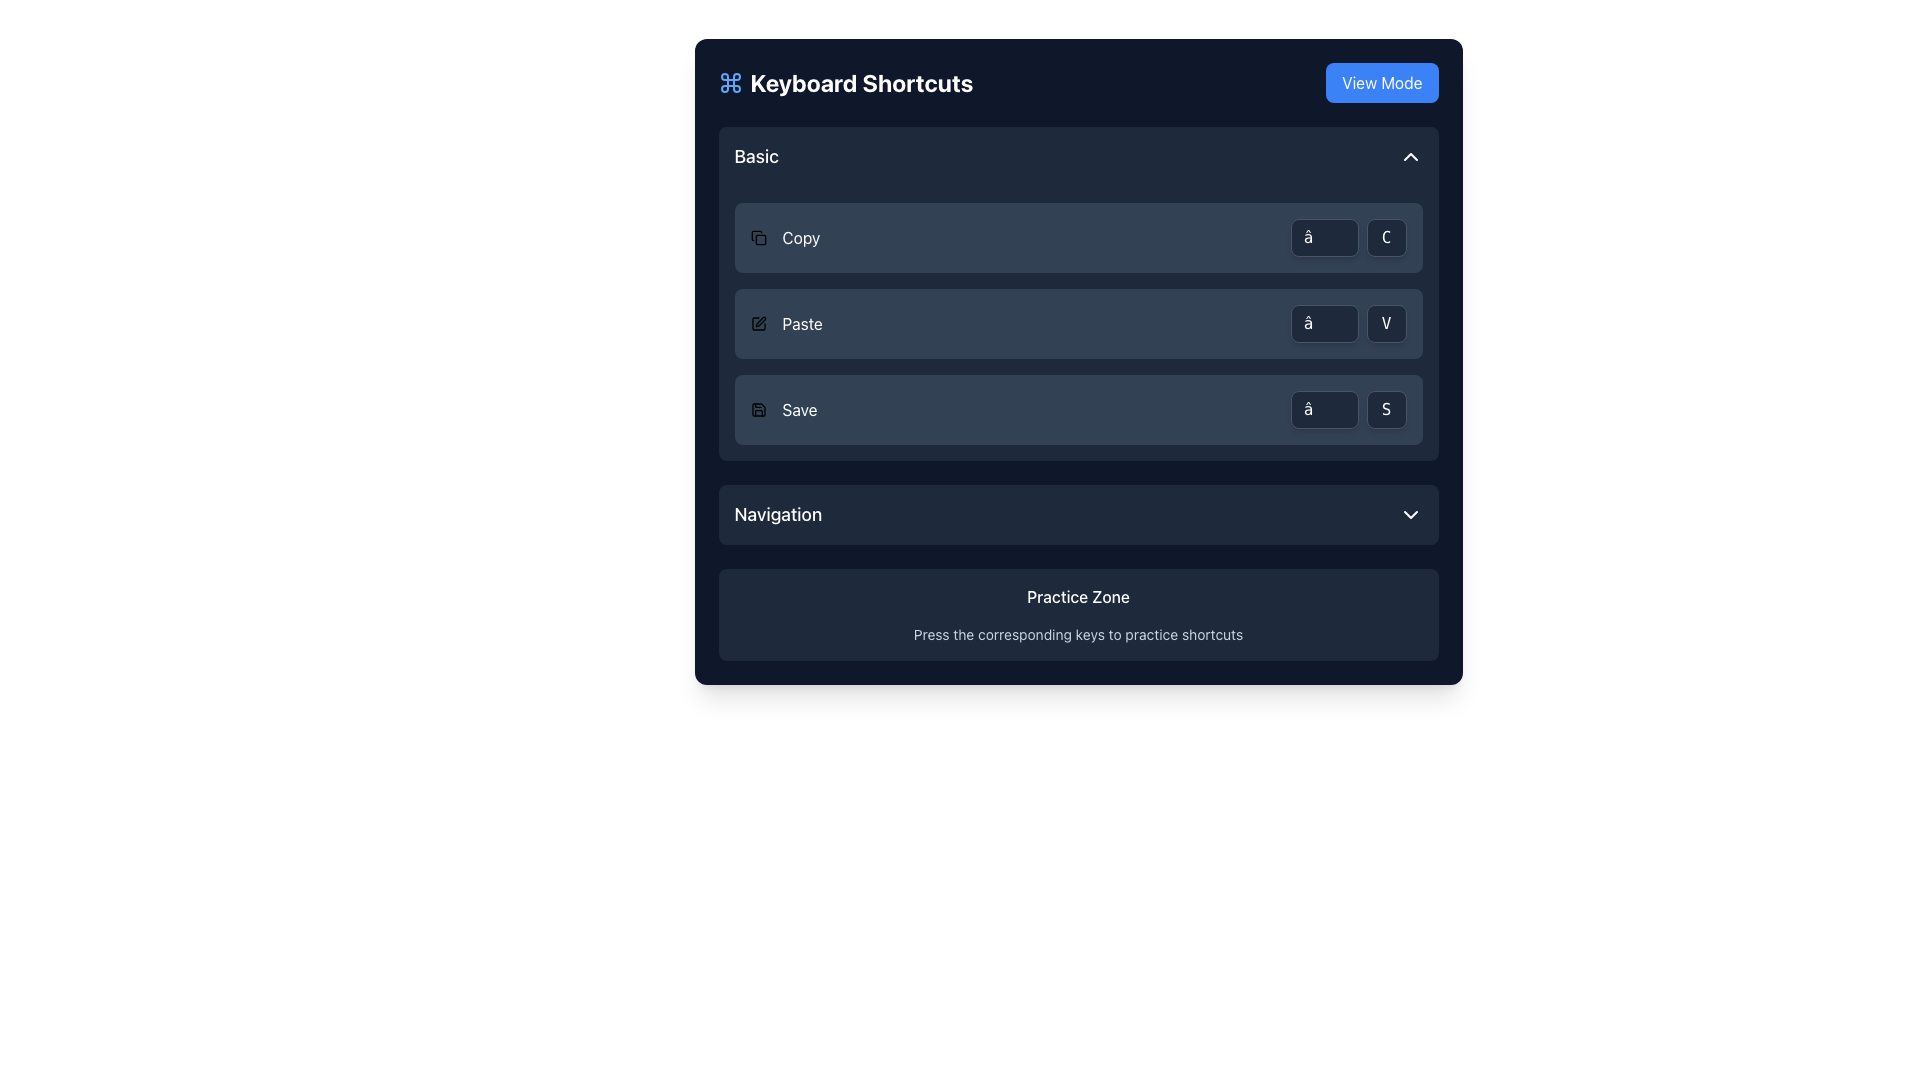 This screenshot has height=1080, width=1920. What do you see at coordinates (1348, 323) in the screenshot?
I see `displayed keyboard shortcut for pasting, which consists of the symbols '⌘' and 'V' next to the word 'Paste' in the 'Basic' section` at bounding box center [1348, 323].